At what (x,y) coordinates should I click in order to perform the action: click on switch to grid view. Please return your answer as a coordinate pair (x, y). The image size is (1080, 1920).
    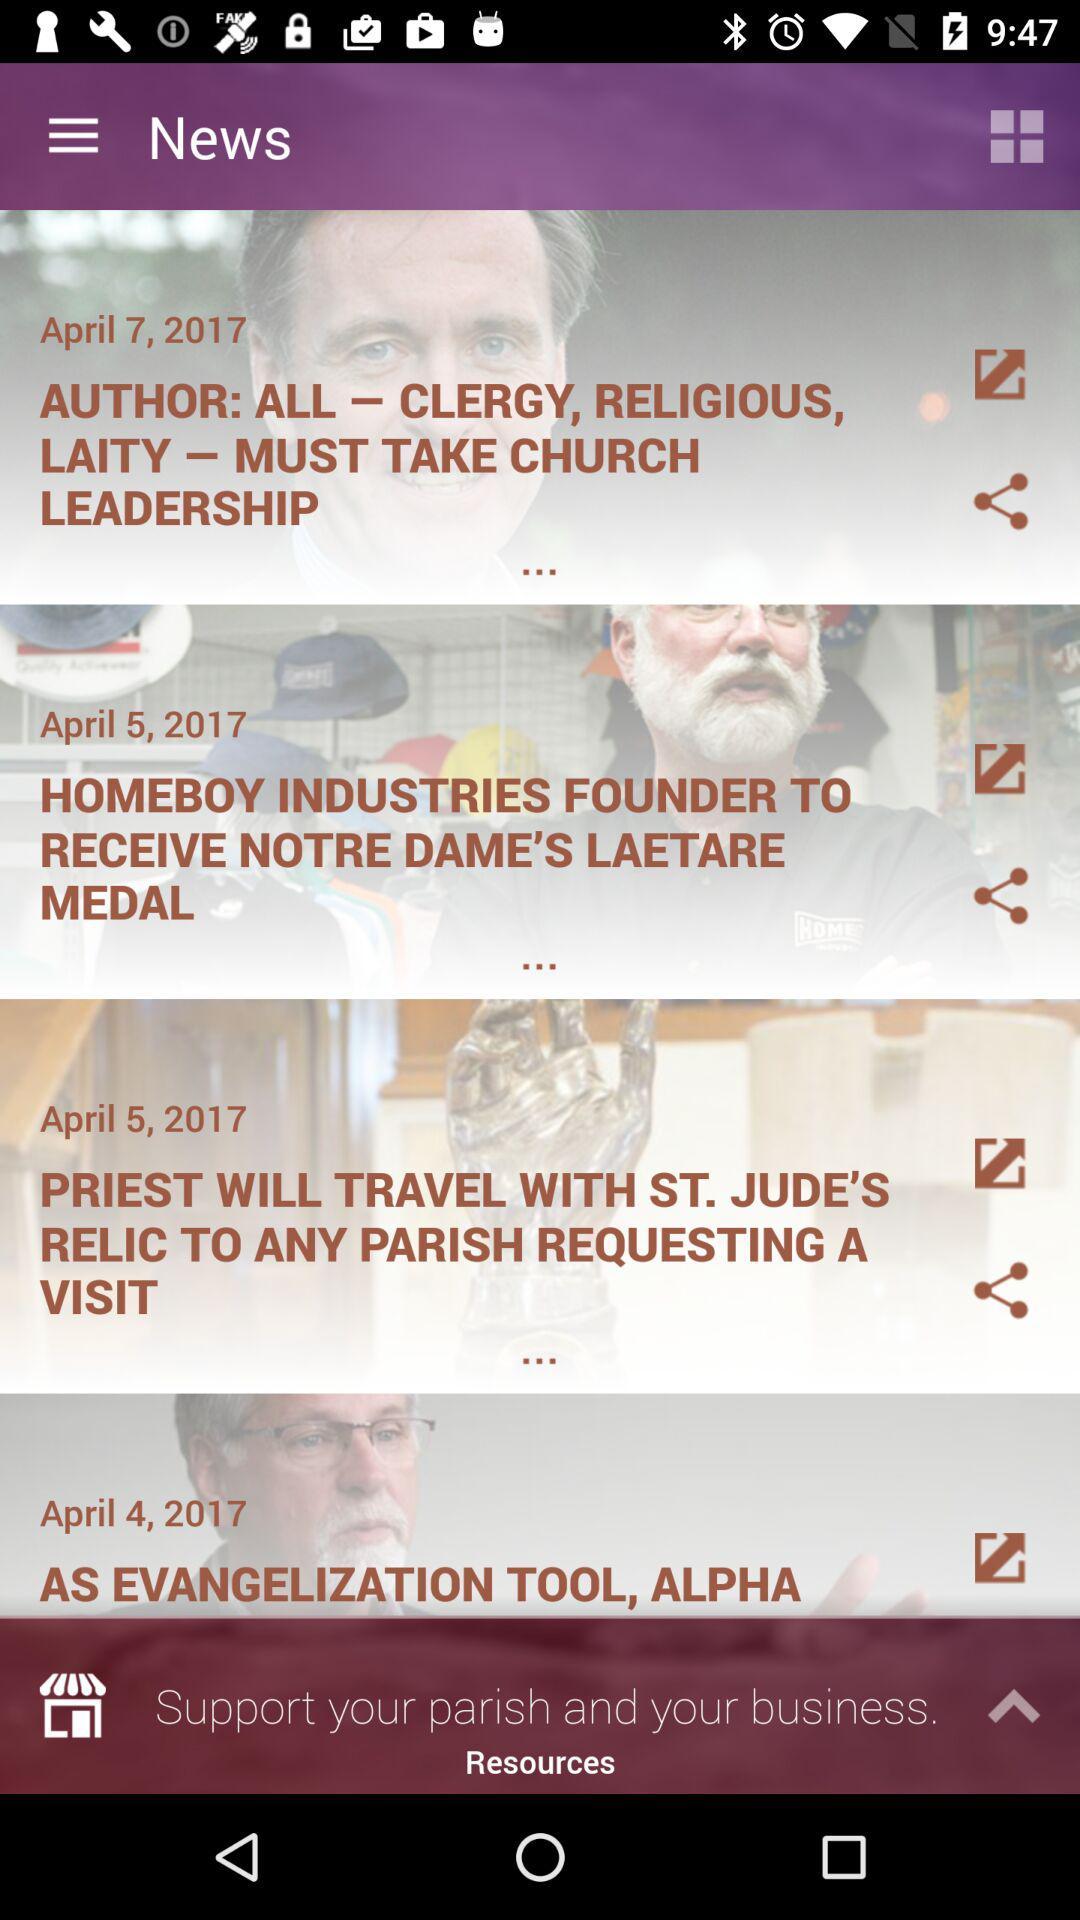
    Looking at the image, I should click on (1017, 135).